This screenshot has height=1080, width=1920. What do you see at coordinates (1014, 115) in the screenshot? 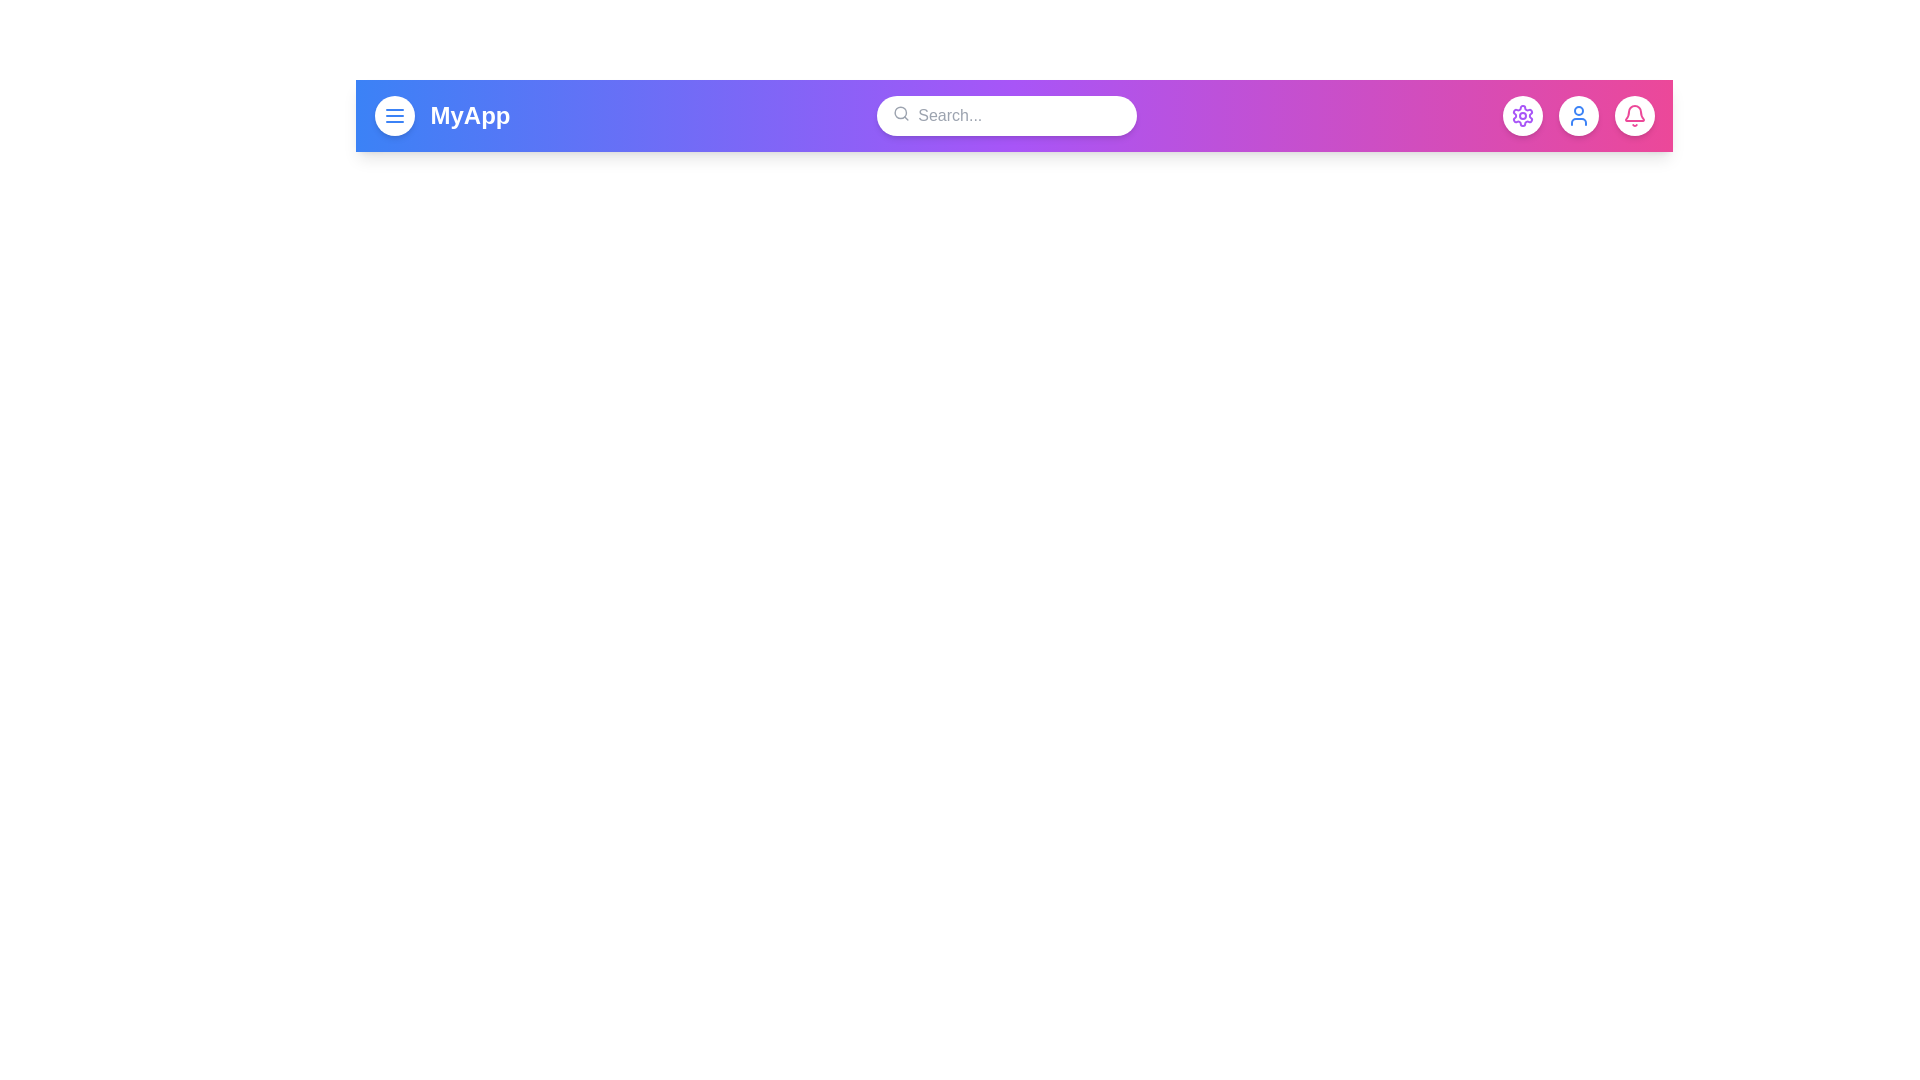
I see `the gradient app bar to trigger its interaction` at bounding box center [1014, 115].